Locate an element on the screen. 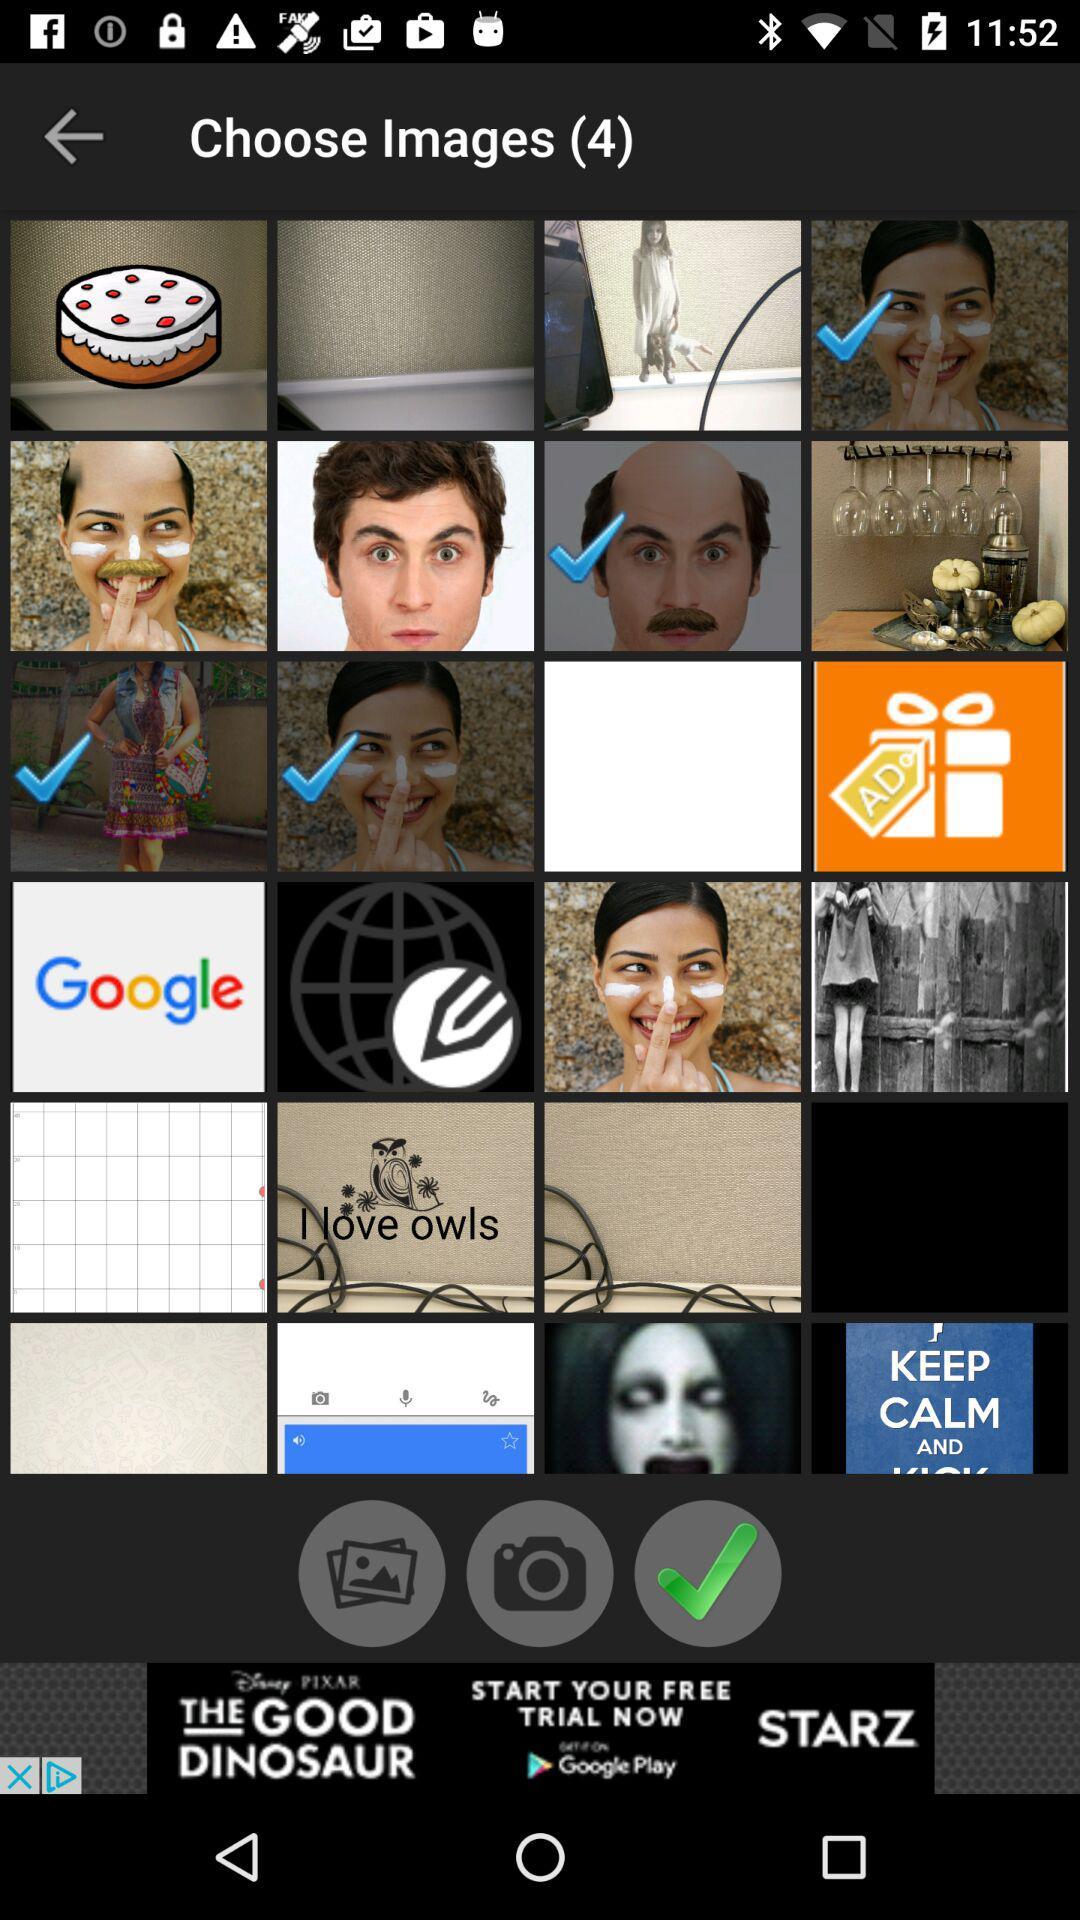  this photo is located at coordinates (405, 325).